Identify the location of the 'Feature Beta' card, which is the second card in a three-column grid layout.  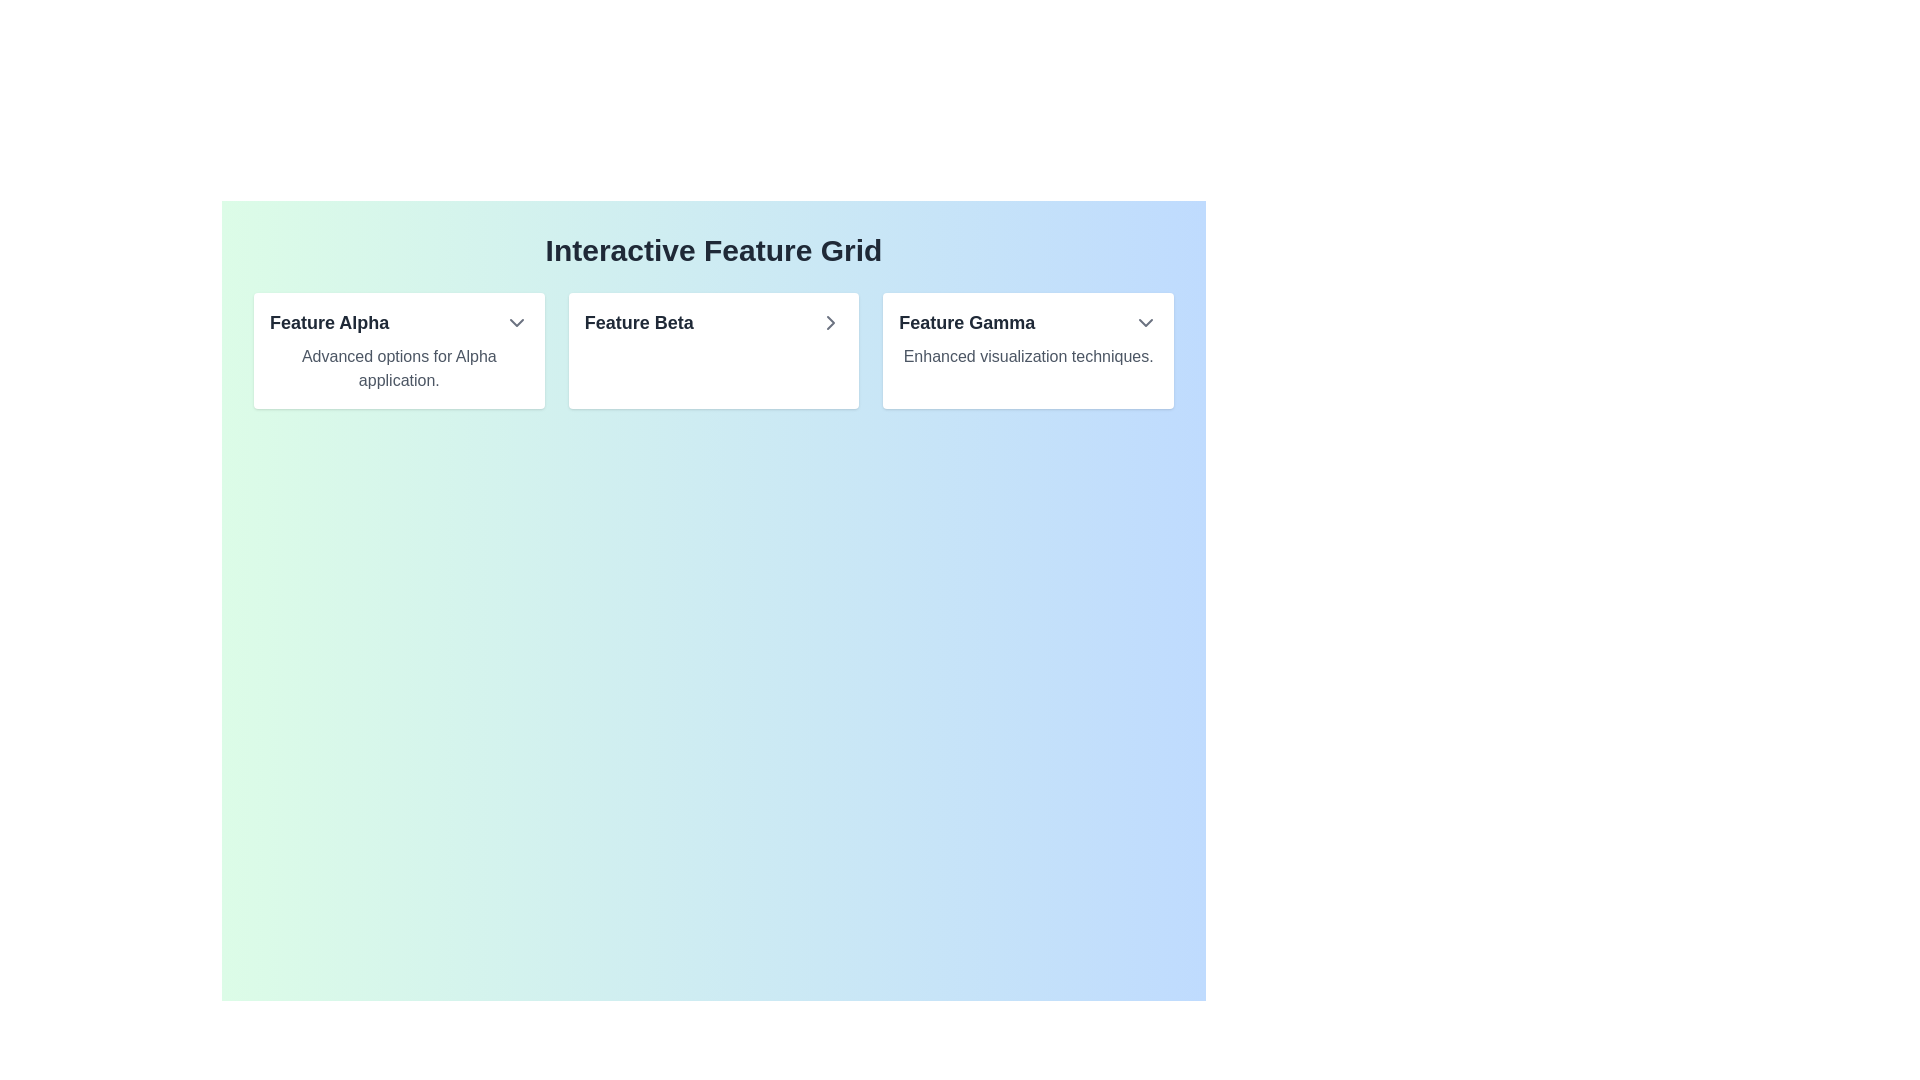
(714, 350).